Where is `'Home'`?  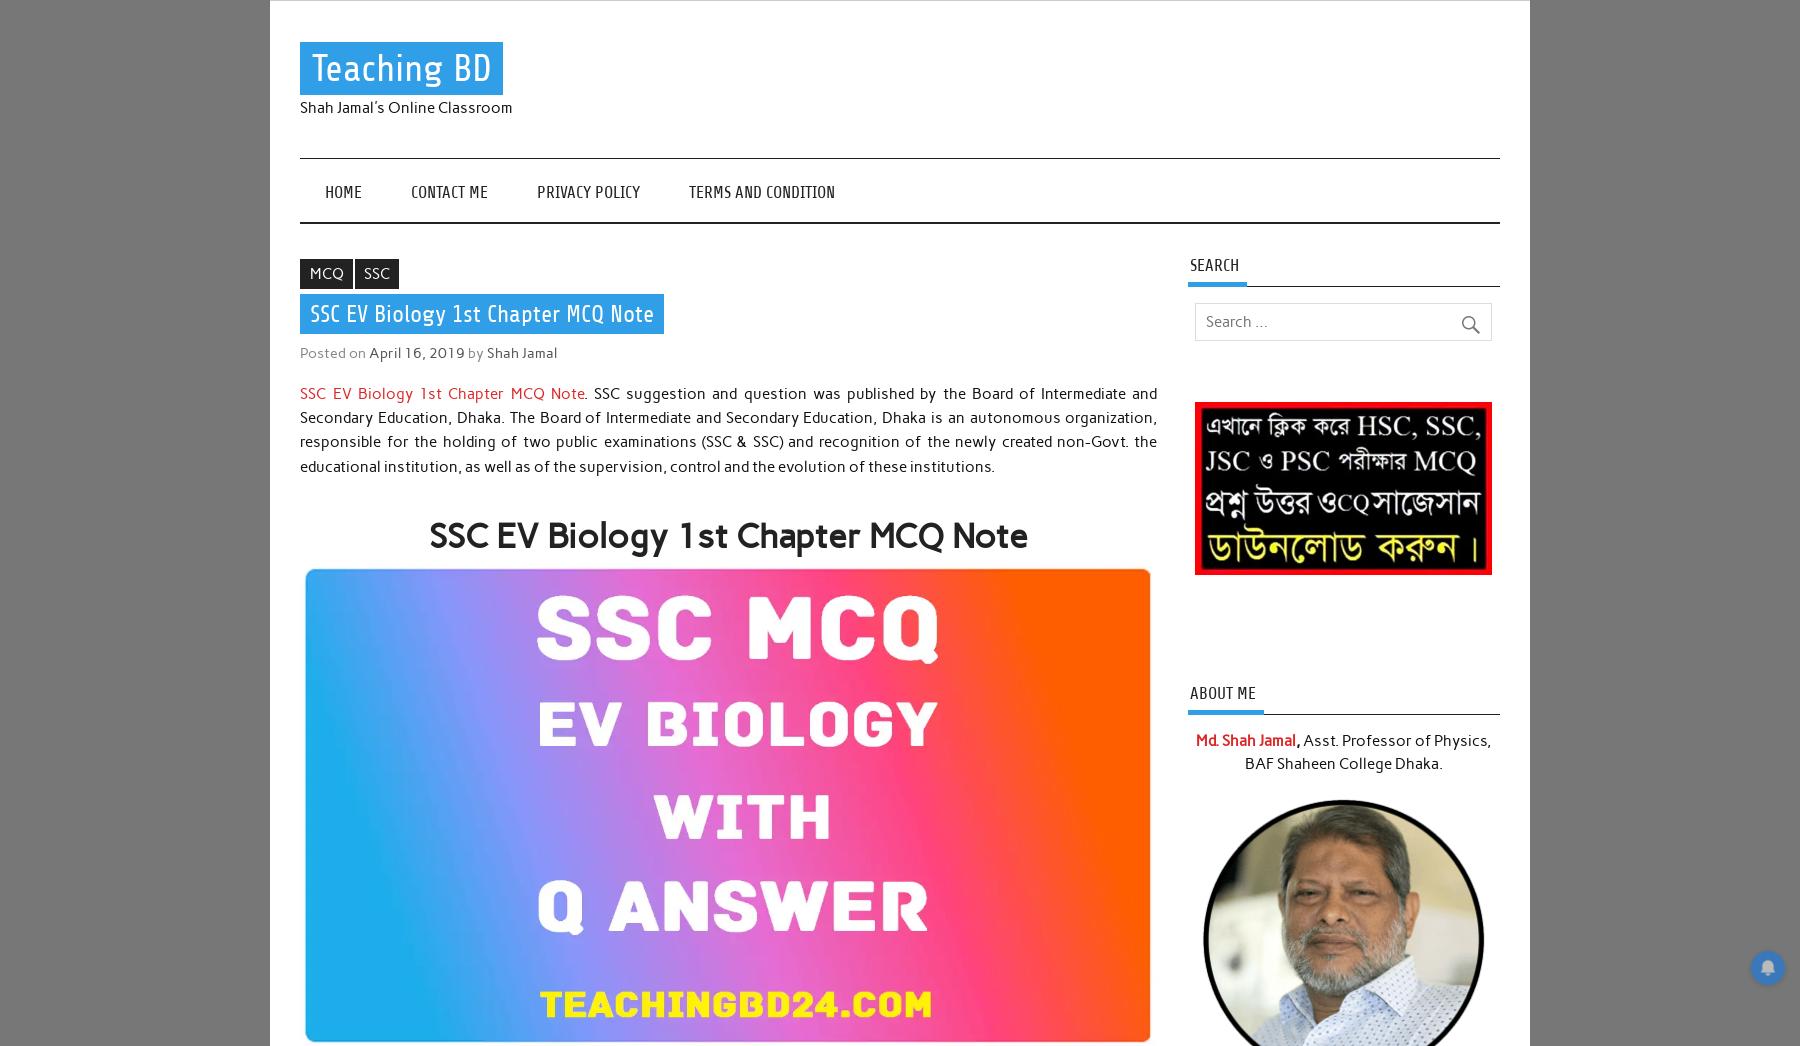 'Home' is located at coordinates (342, 191).